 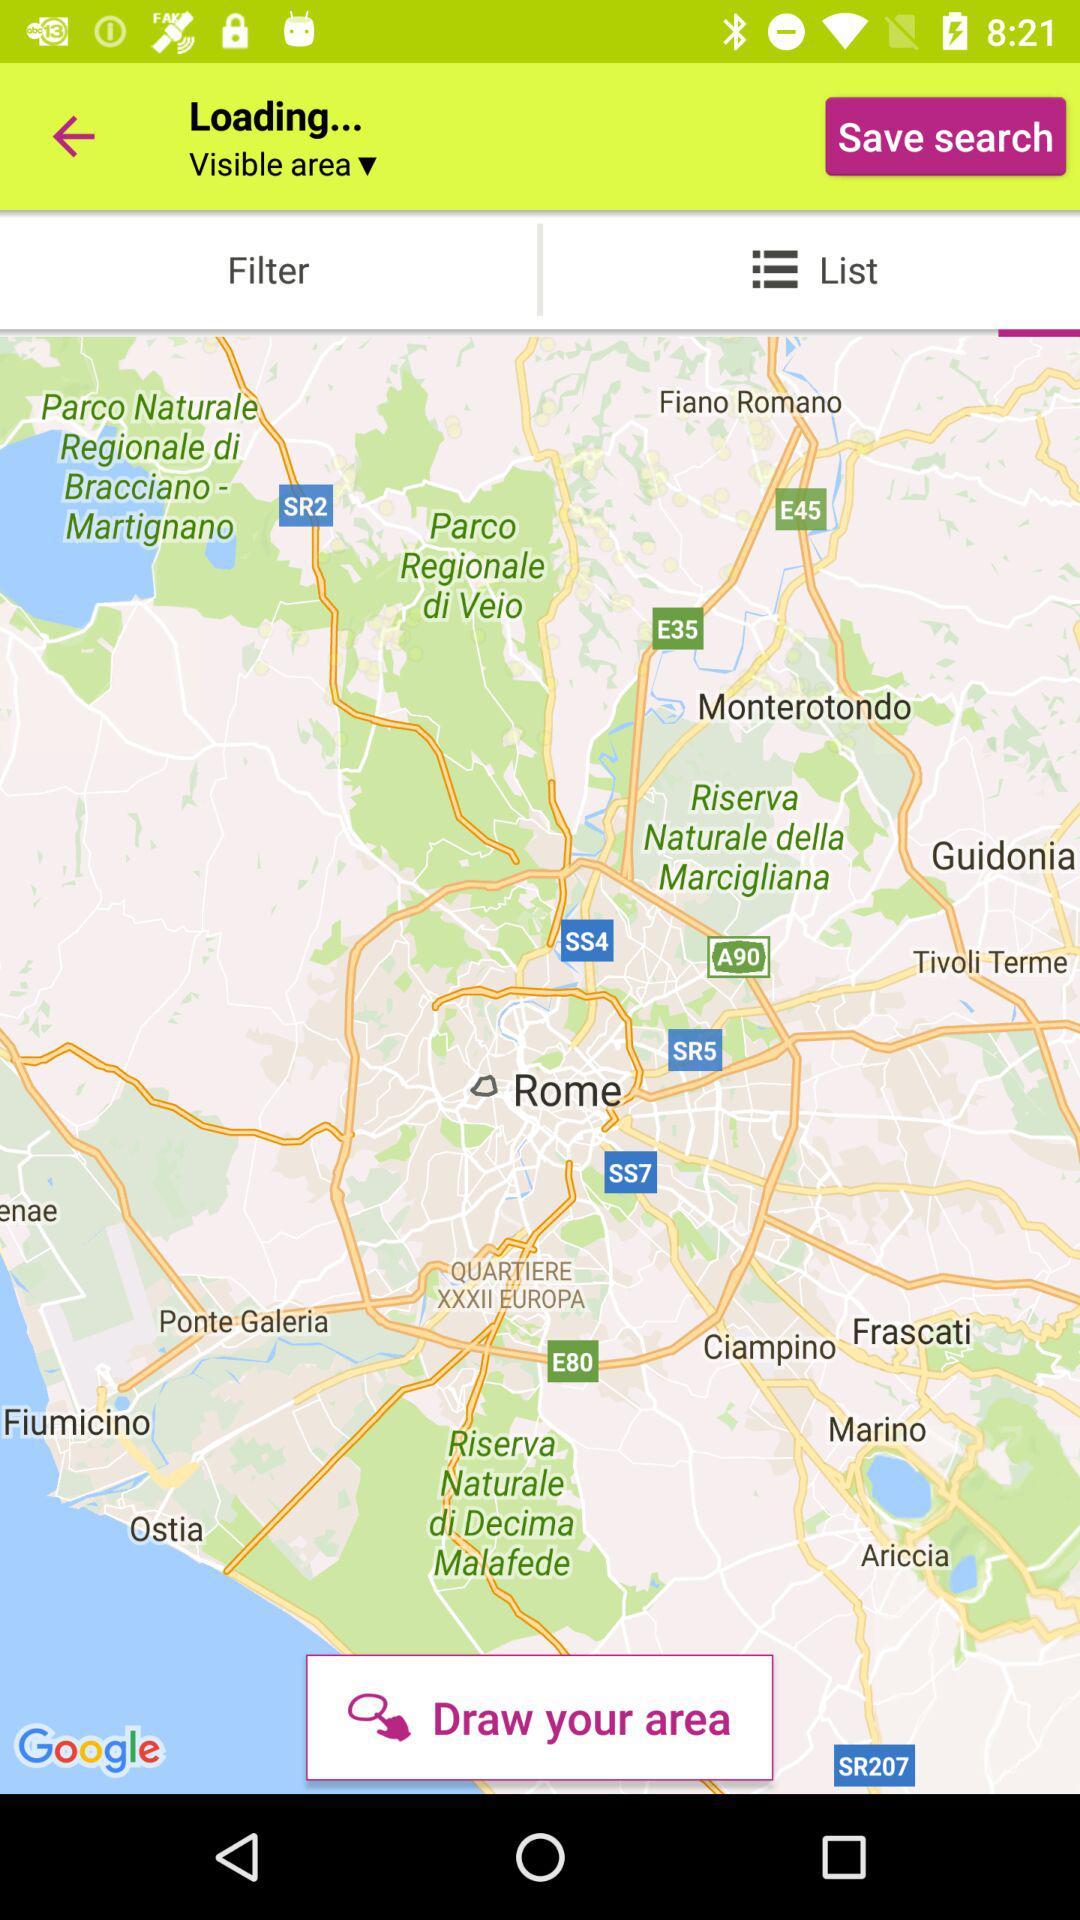 I want to click on the save search item, so click(x=945, y=135).